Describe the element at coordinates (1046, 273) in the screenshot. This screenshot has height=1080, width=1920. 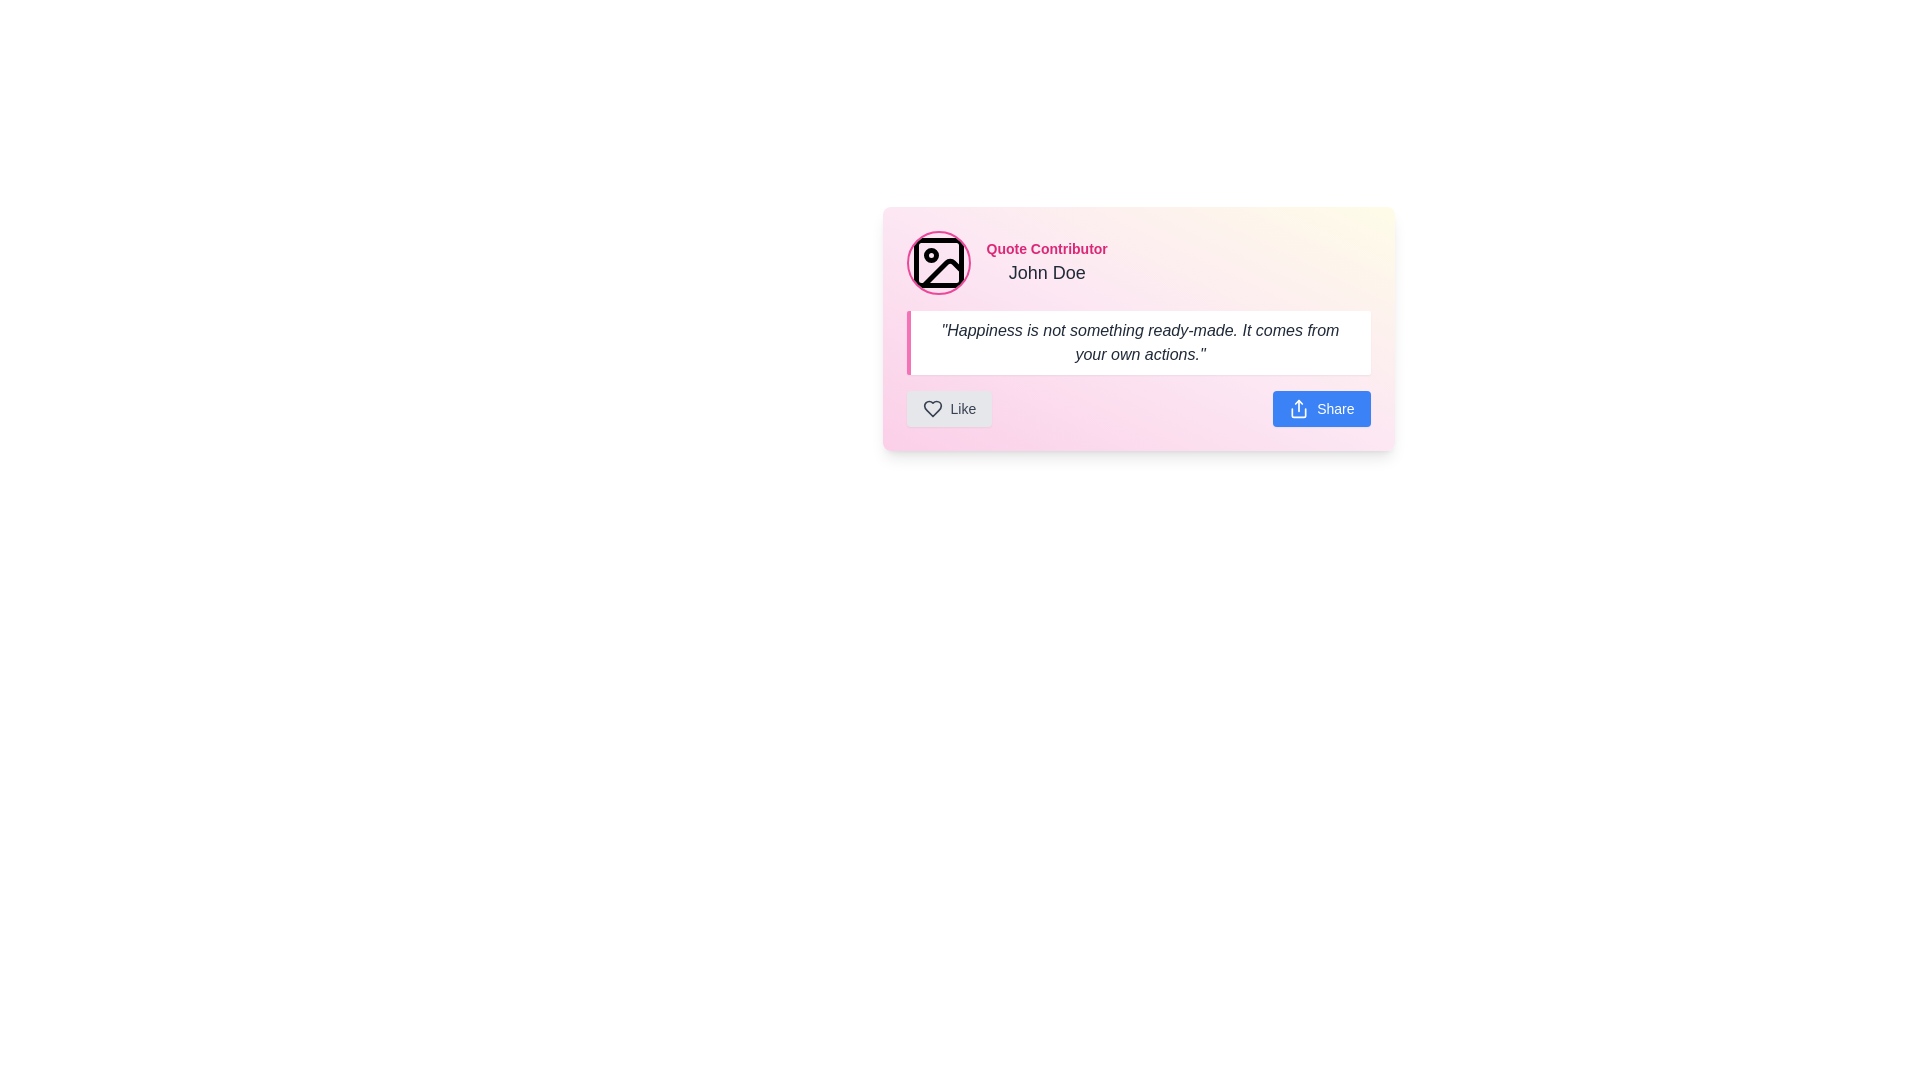
I see `the Text label that identifies the individual contributor of the quote, located below the 'Quote Contributor' element in the profile card` at that location.